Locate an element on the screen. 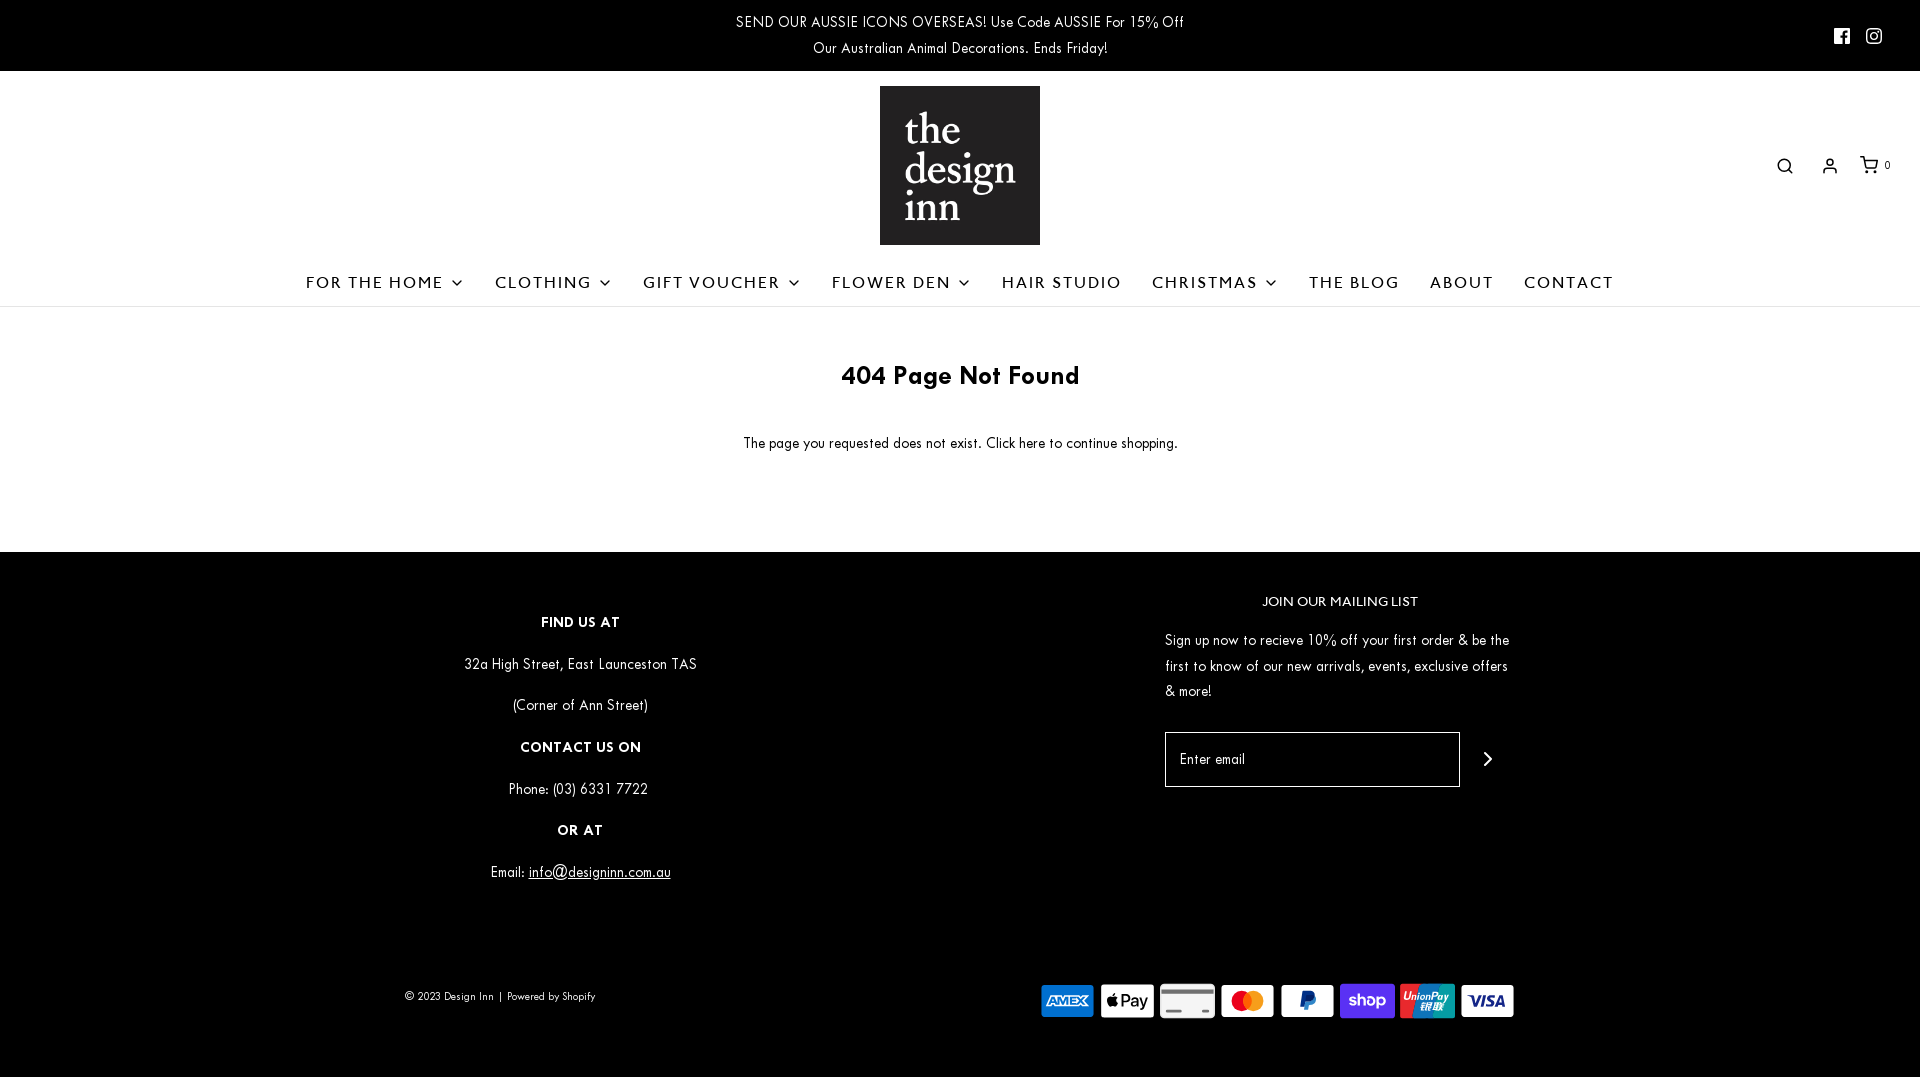 Image resolution: width=1920 pixels, height=1080 pixels. 'HAIR STUDIO' is located at coordinates (1060, 282).